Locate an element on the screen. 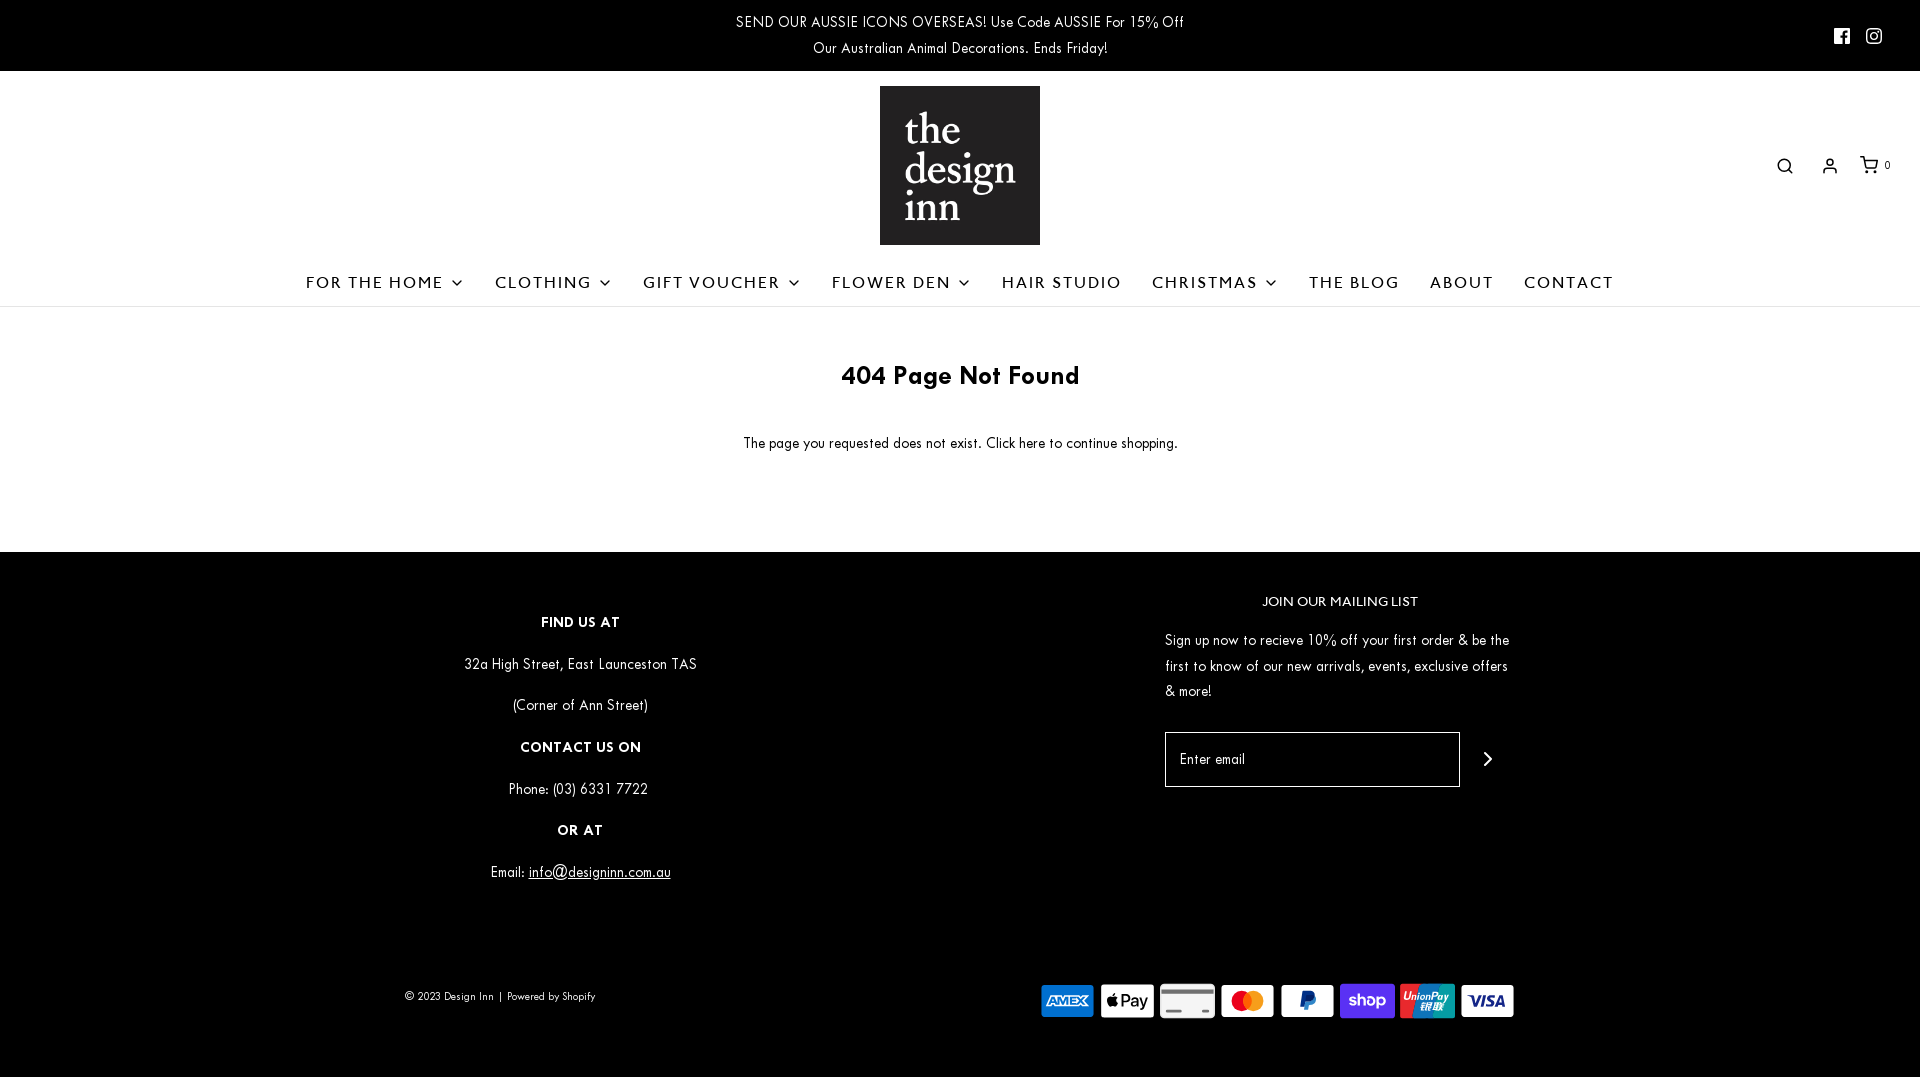 Image resolution: width=1920 pixels, height=1080 pixels. 'HAIR STUDIO' is located at coordinates (1060, 282).